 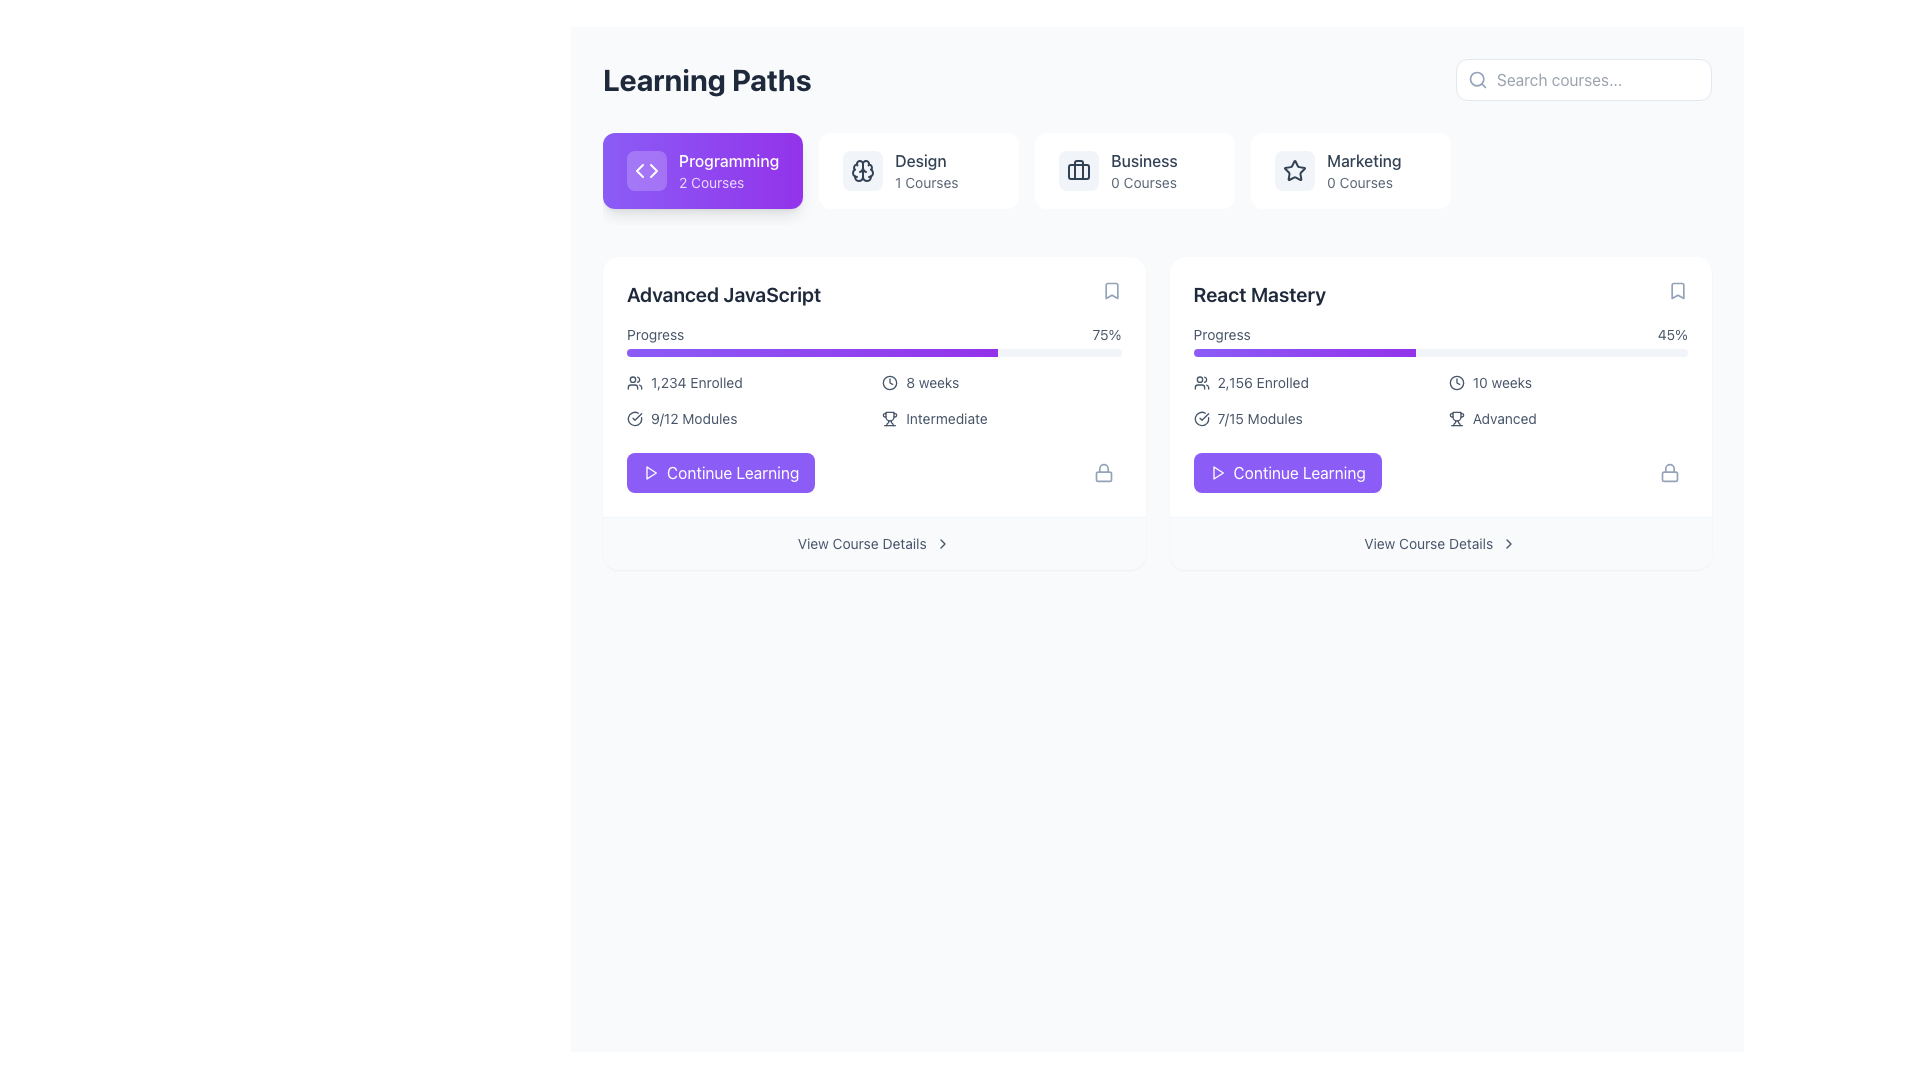 What do you see at coordinates (647, 169) in the screenshot?
I see `the appearance of the coding icon located in the 'Programming' button within the 'Learning Paths' section at the top-left of the interface` at bounding box center [647, 169].